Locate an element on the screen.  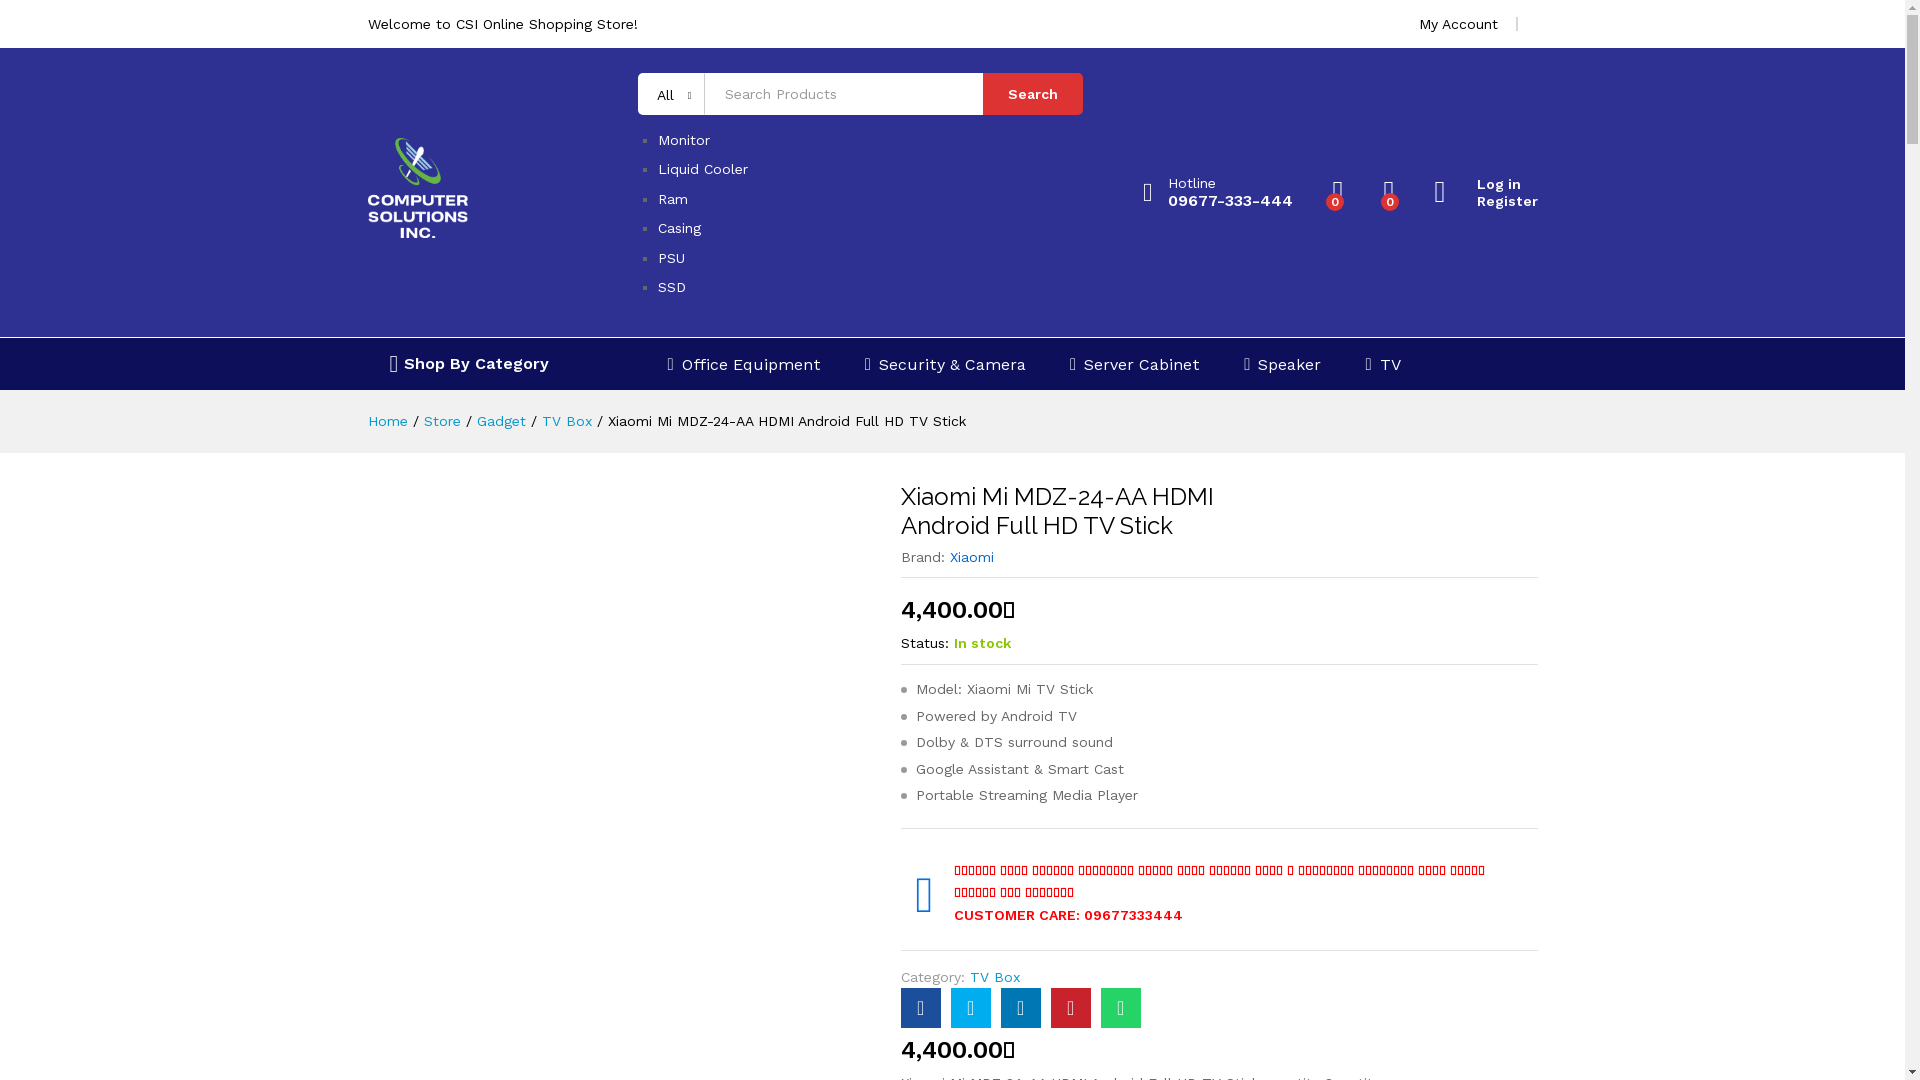
'Search' is located at coordinates (983, 93).